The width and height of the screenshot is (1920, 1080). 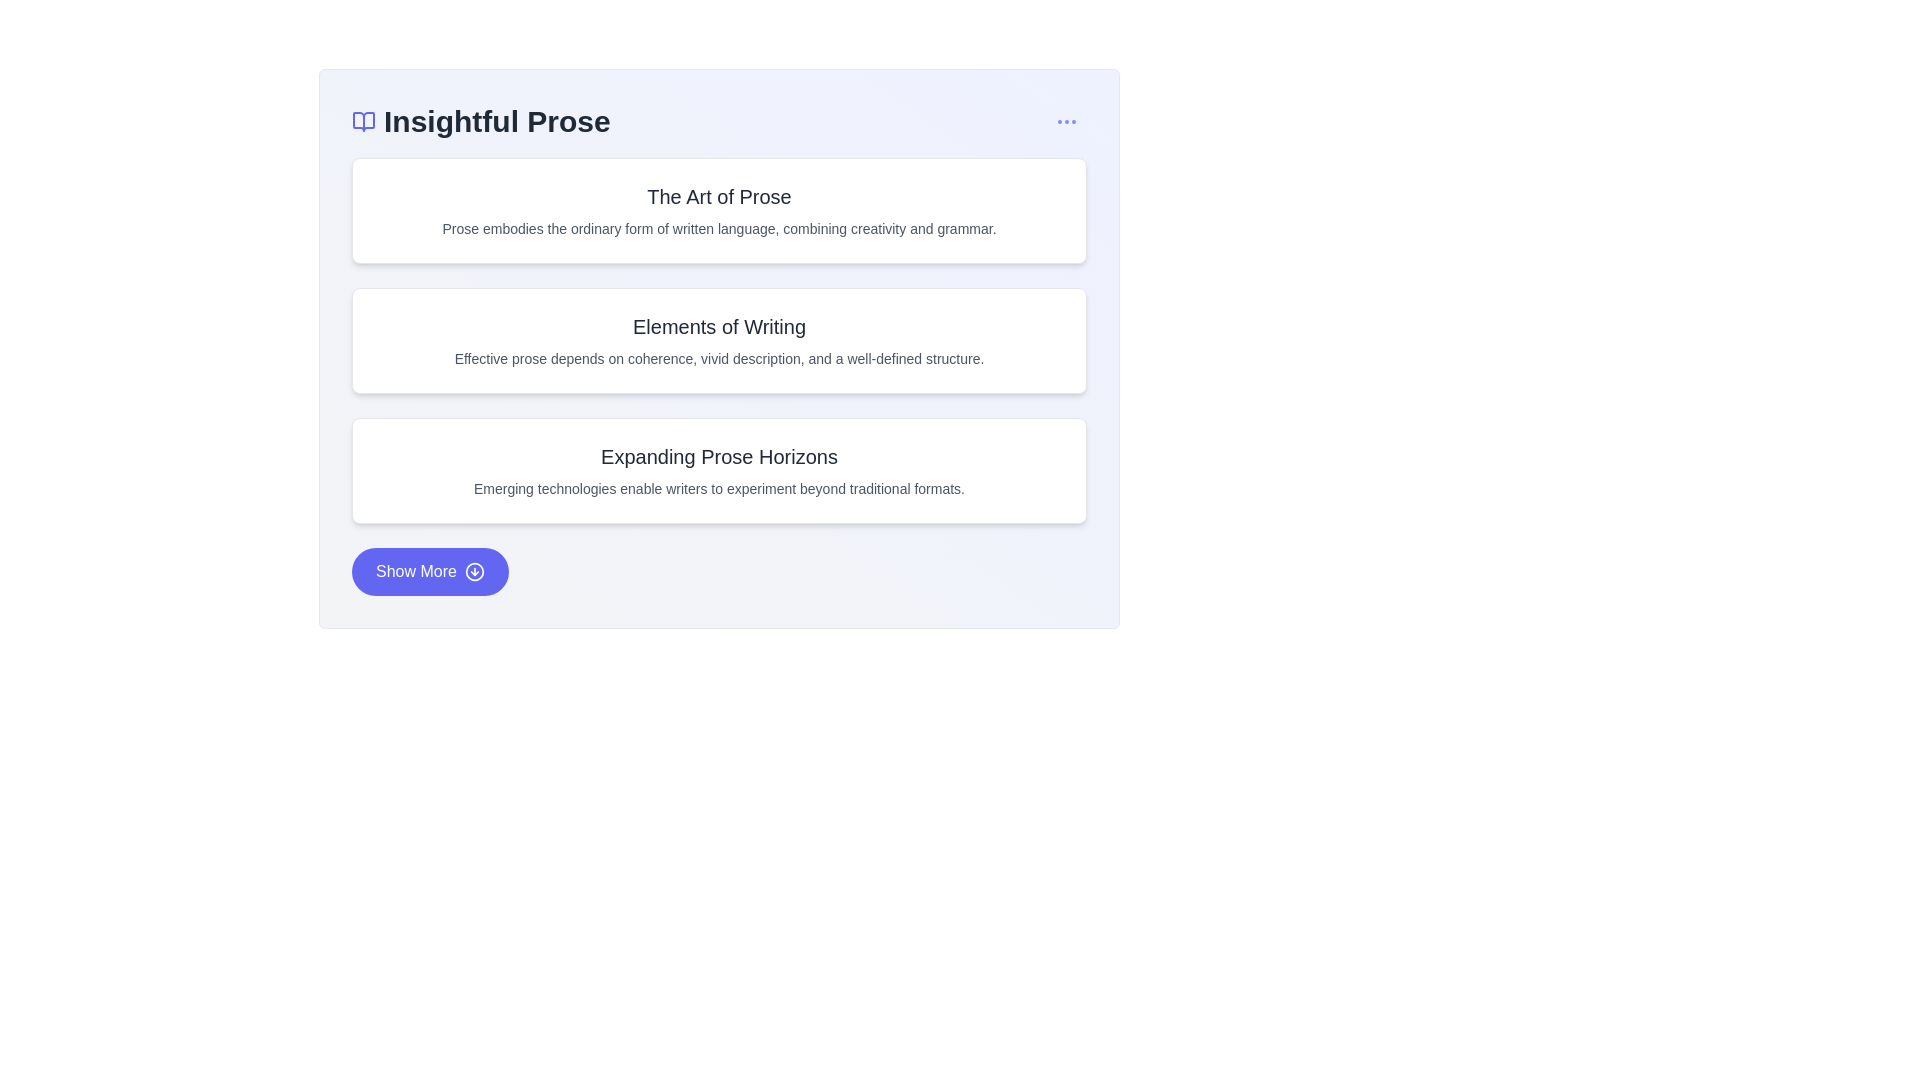 What do you see at coordinates (719, 357) in the screenshot?
I see `the static text component that reads 'Effective prose depends on coherence, vivid description, and a well-defined structure,' which is located under the heading 'Elements of Writing' in a card-like layout` at bounding box center [719, 357].